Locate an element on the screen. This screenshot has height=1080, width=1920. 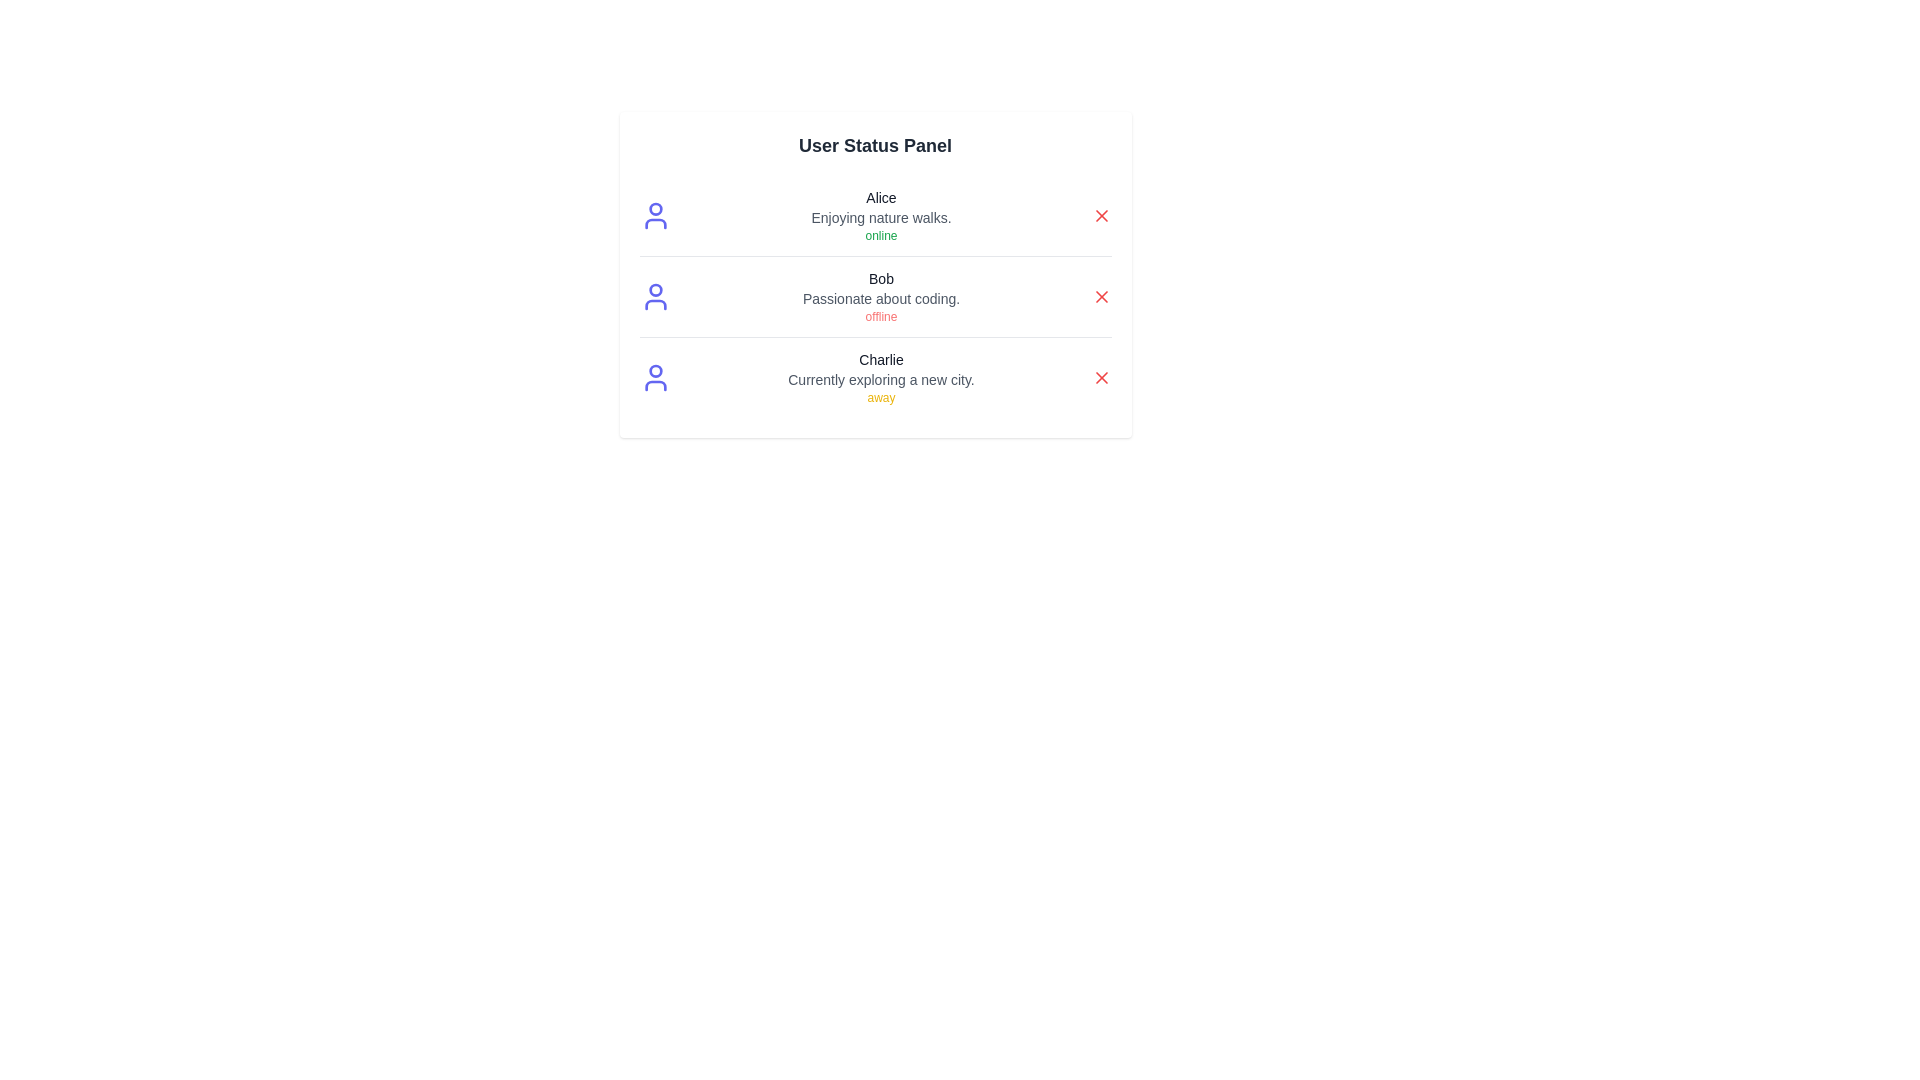
the button located at the far-right side of the row labeled 'Bob', which is marked as 'offline' is located at coordinates (1100, 297).